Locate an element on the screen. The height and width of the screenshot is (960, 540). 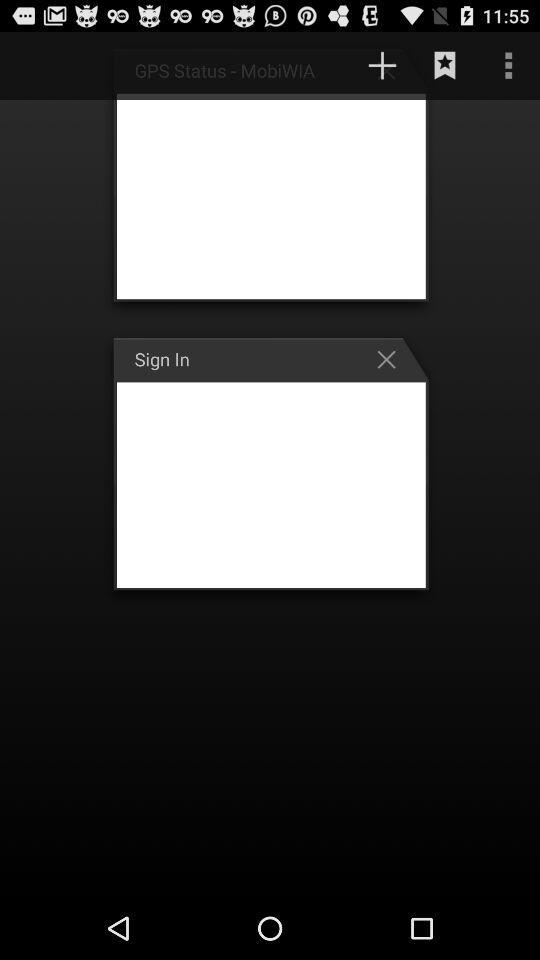
the add icon is located at coordinates (382, 70).